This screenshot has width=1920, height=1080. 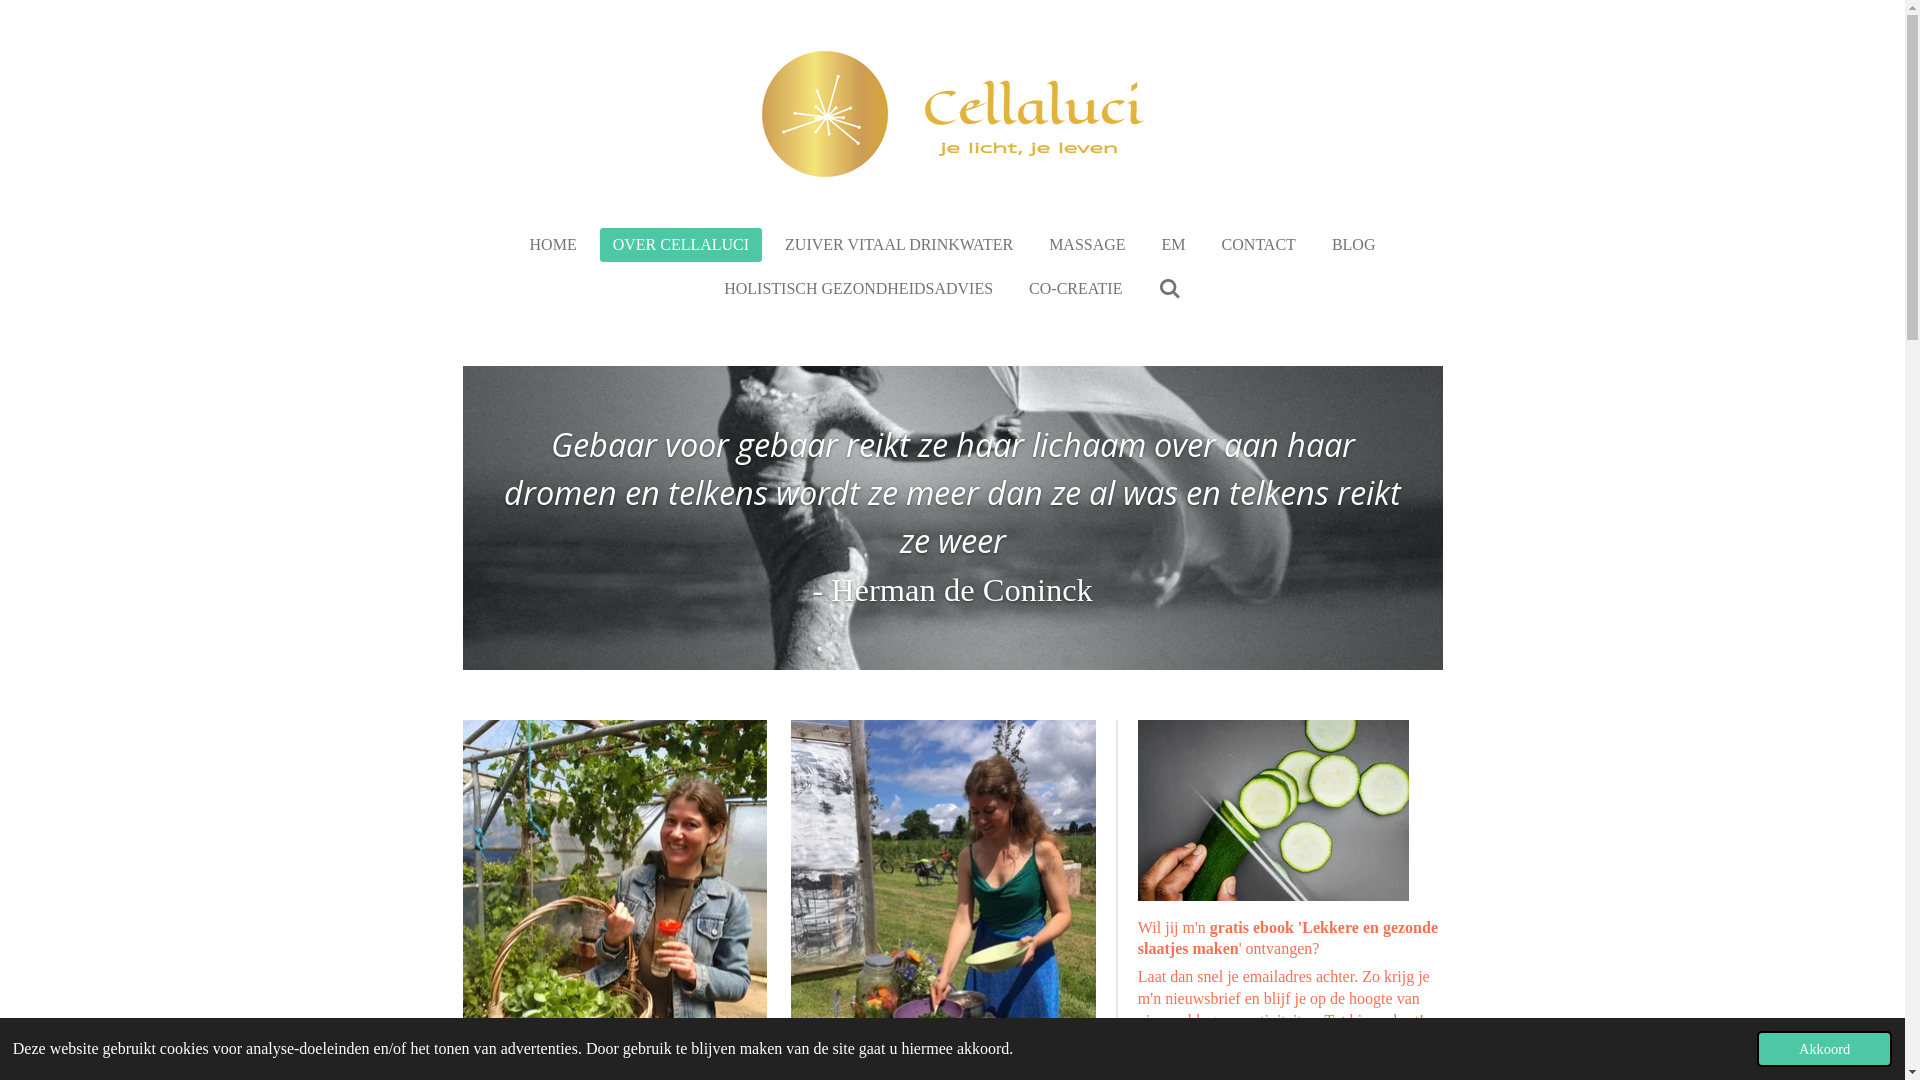 I want to click on 'Akkoord', so click(x=1824, y=1048).